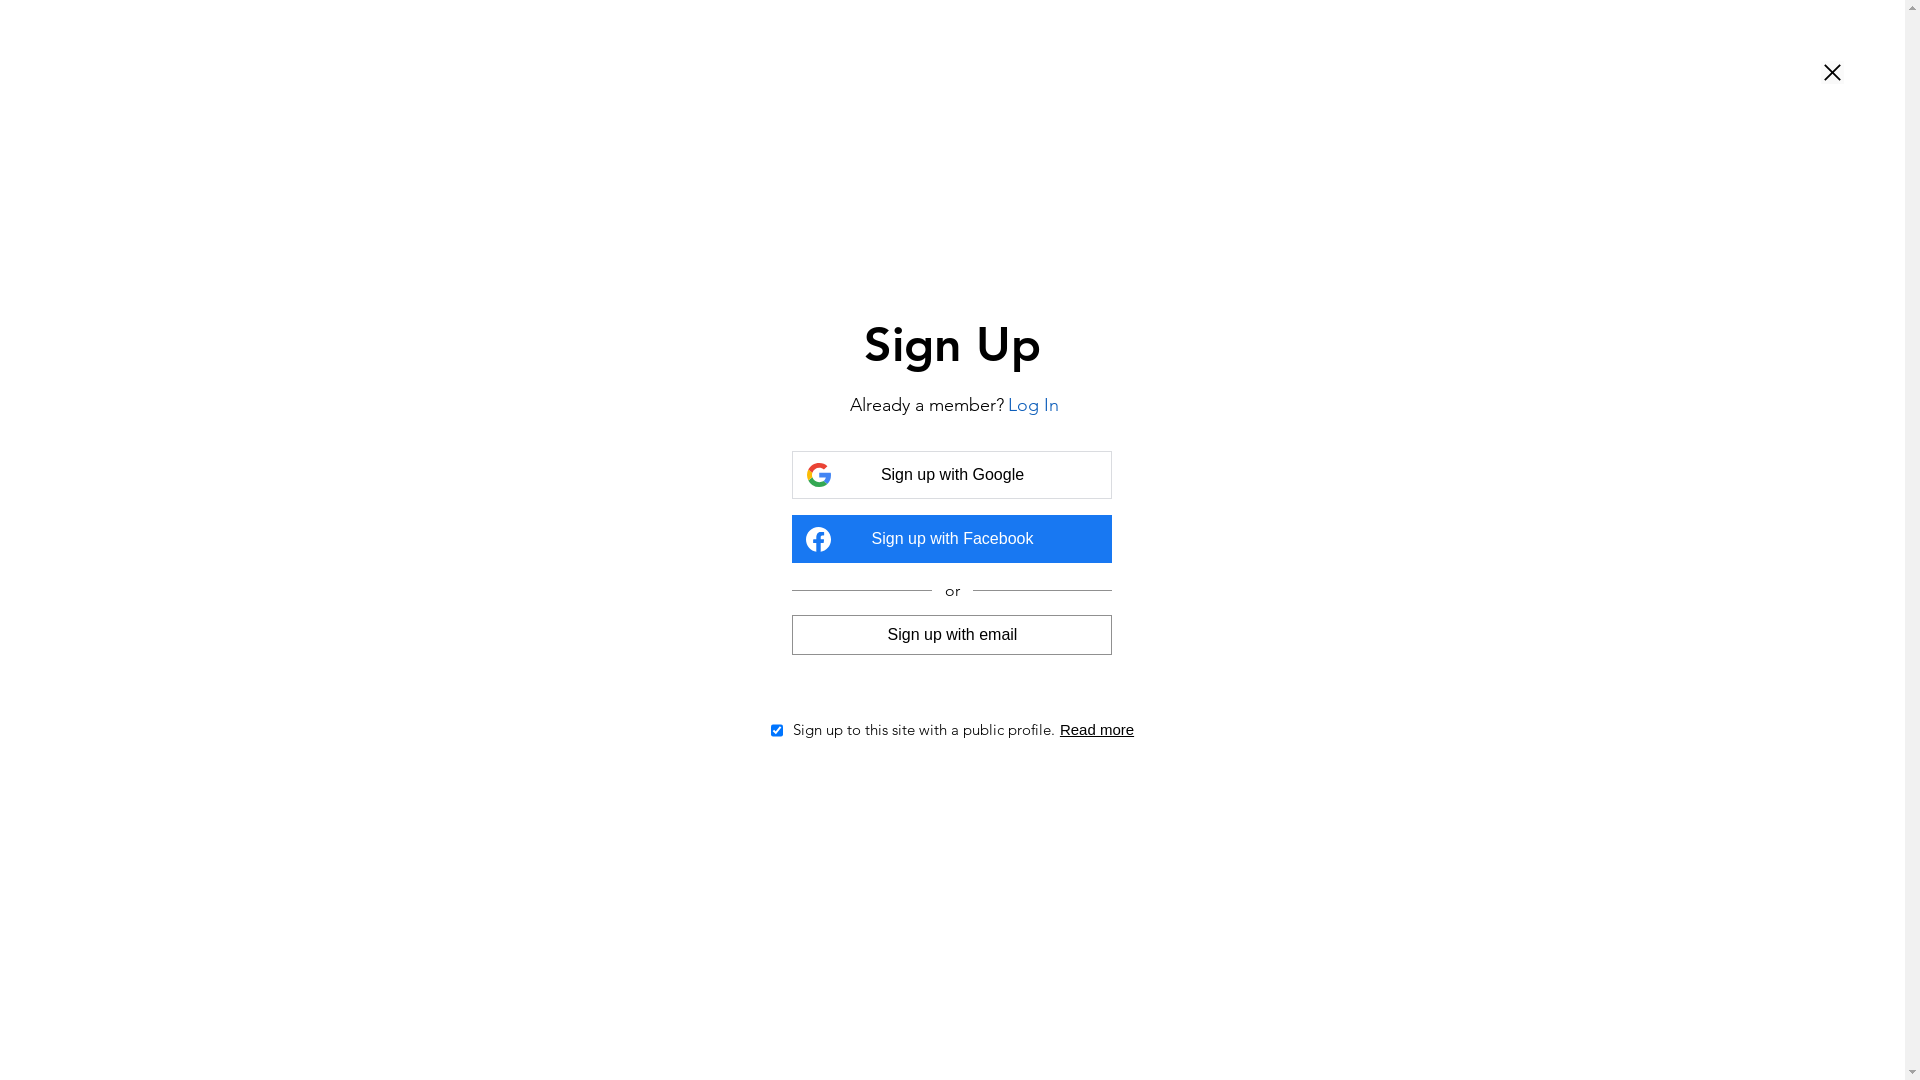 This screenshot has height=1080, width=1920. What do you see at coordinates (950, 538) in the screenshot?
I see `'Sign up with Facebook'` at bounding box center [950, 538].